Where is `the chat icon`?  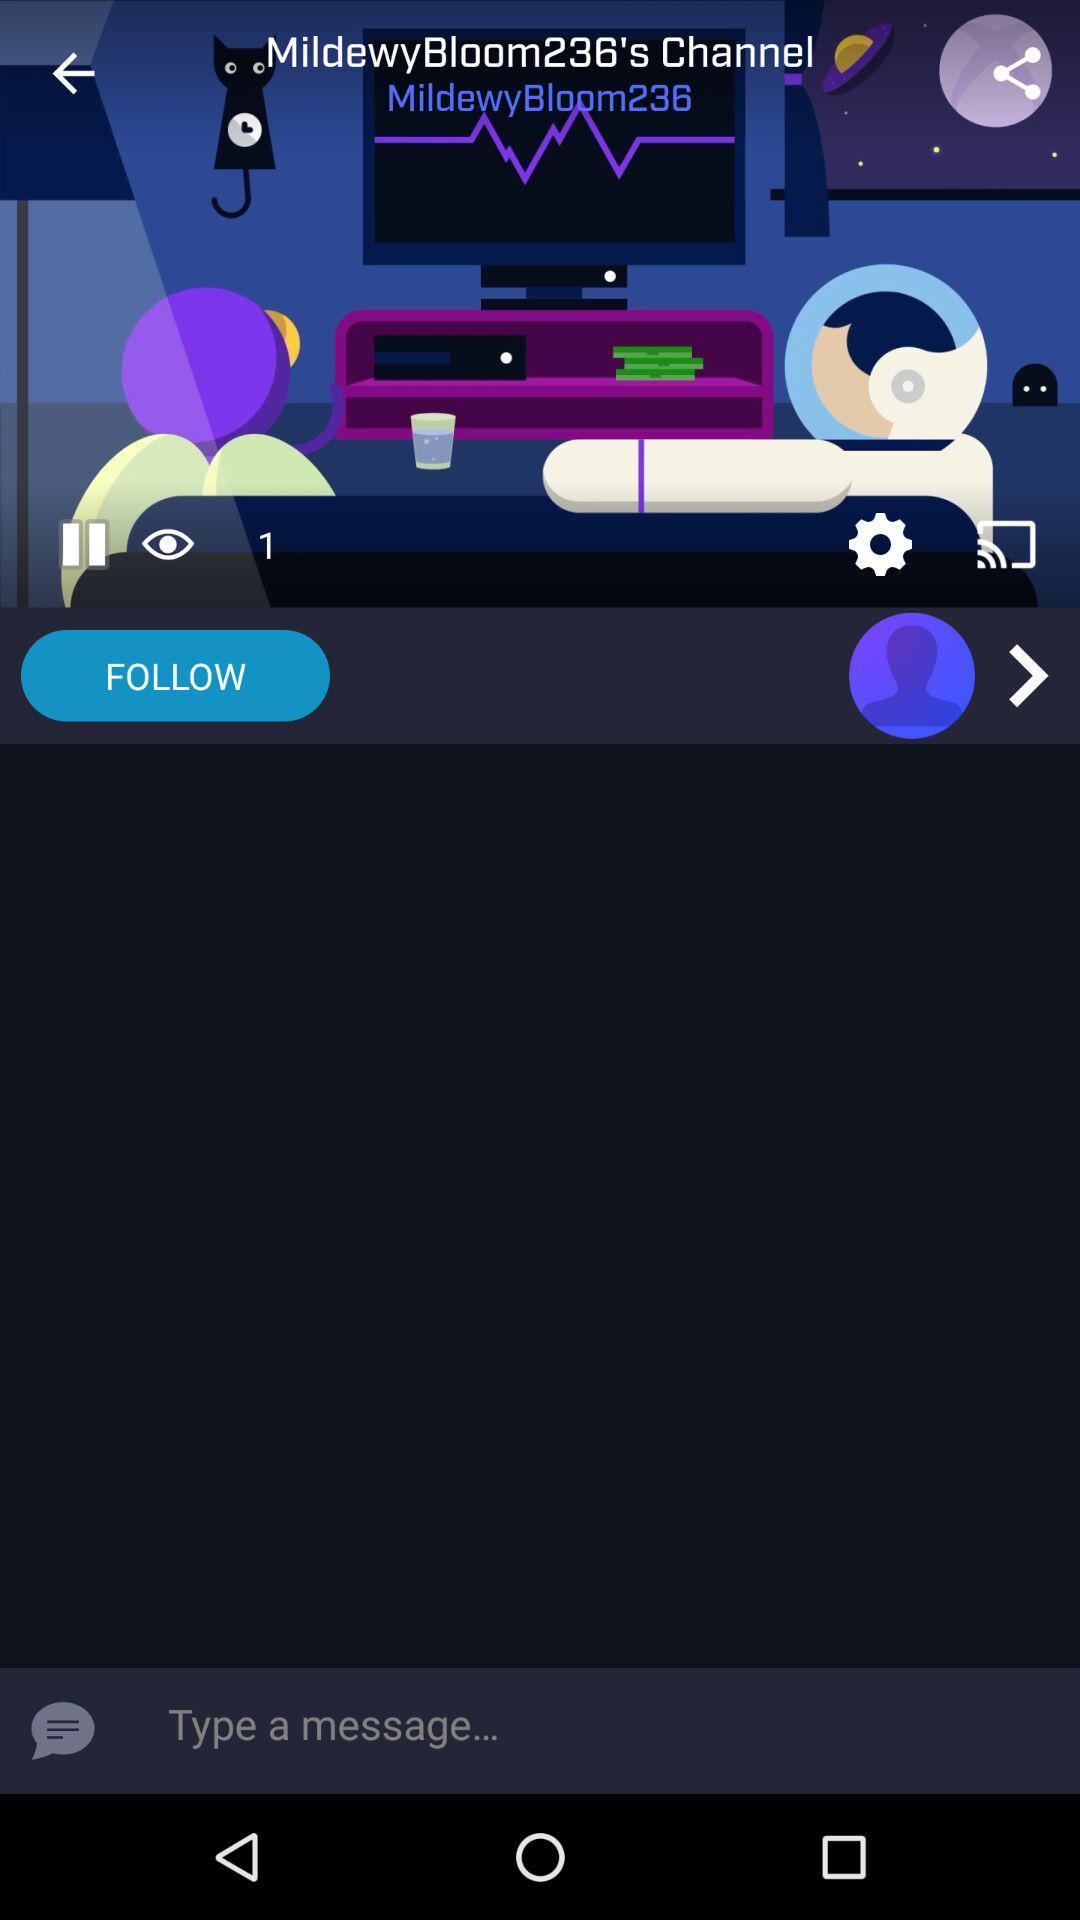 the chat icon is located at coordinates (61, 1730).